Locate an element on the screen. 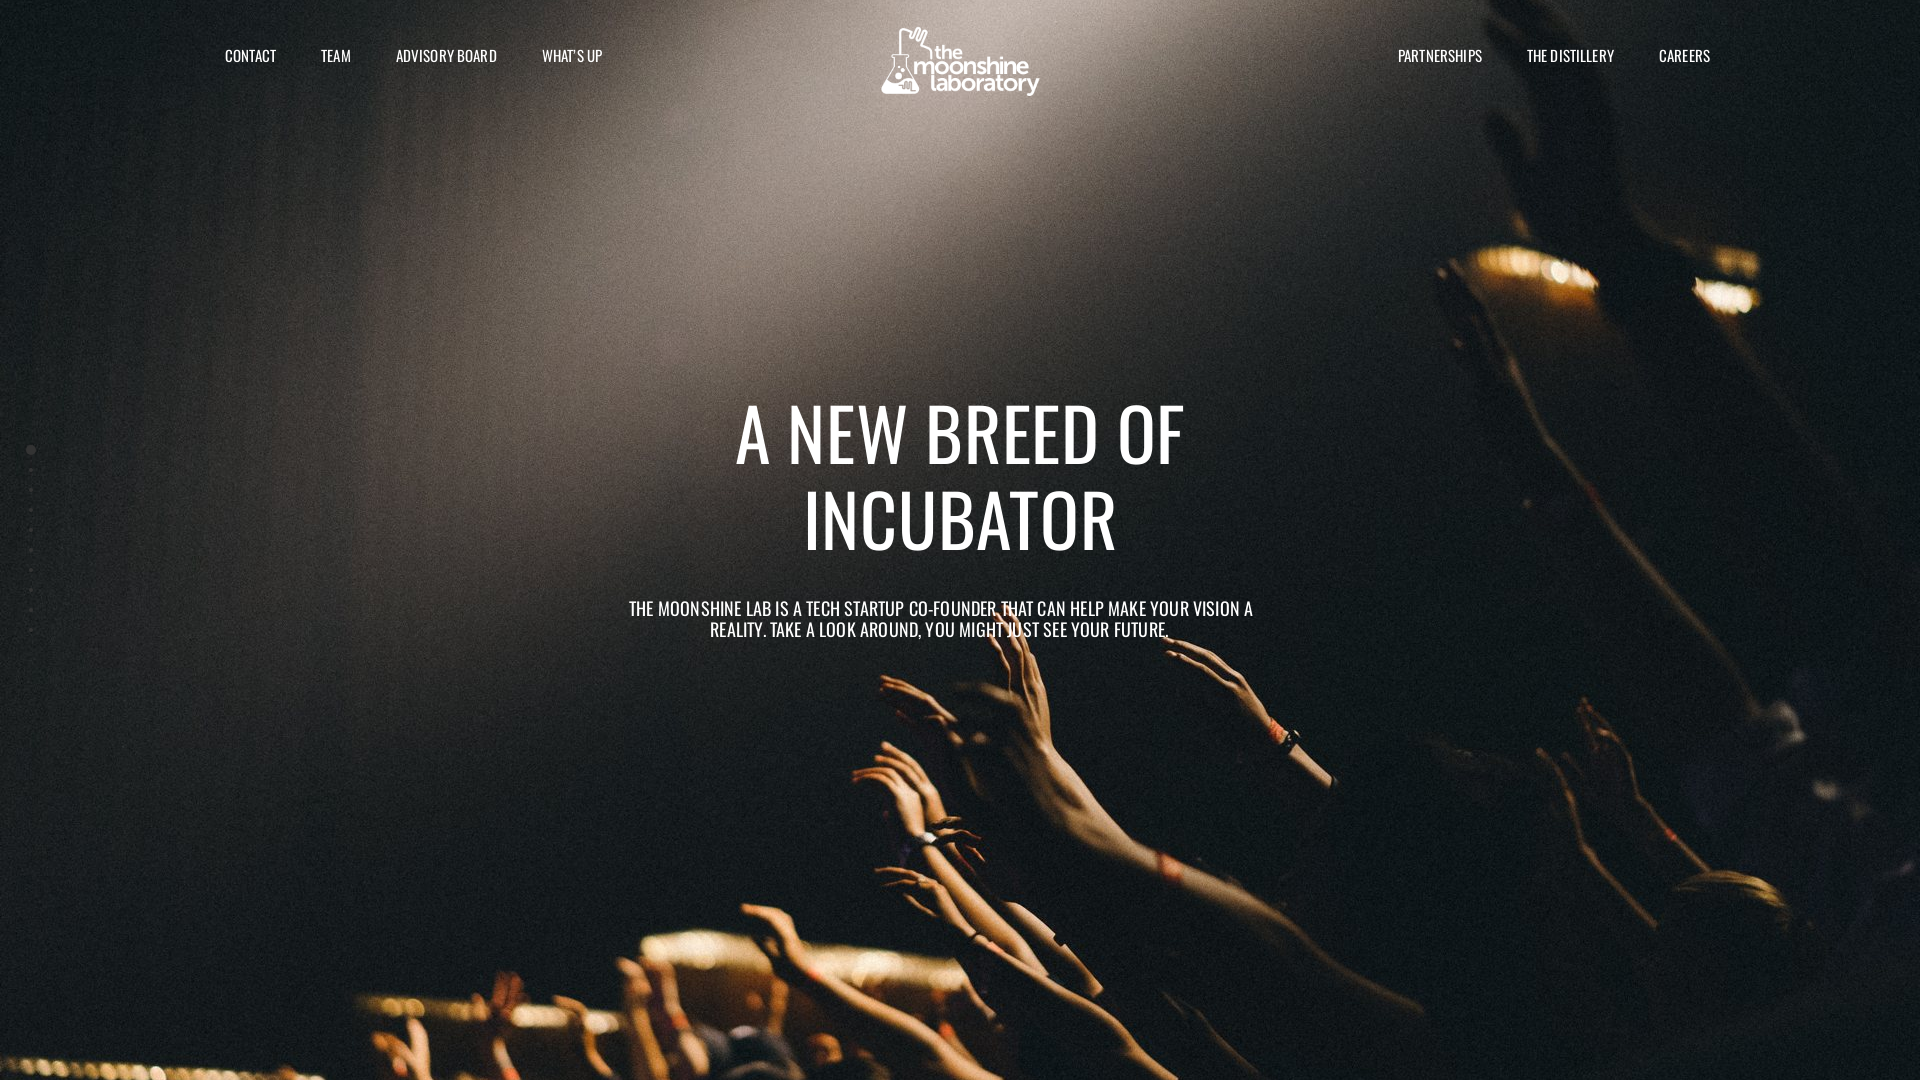  'TEAM' is located at coordinates (305, 59).